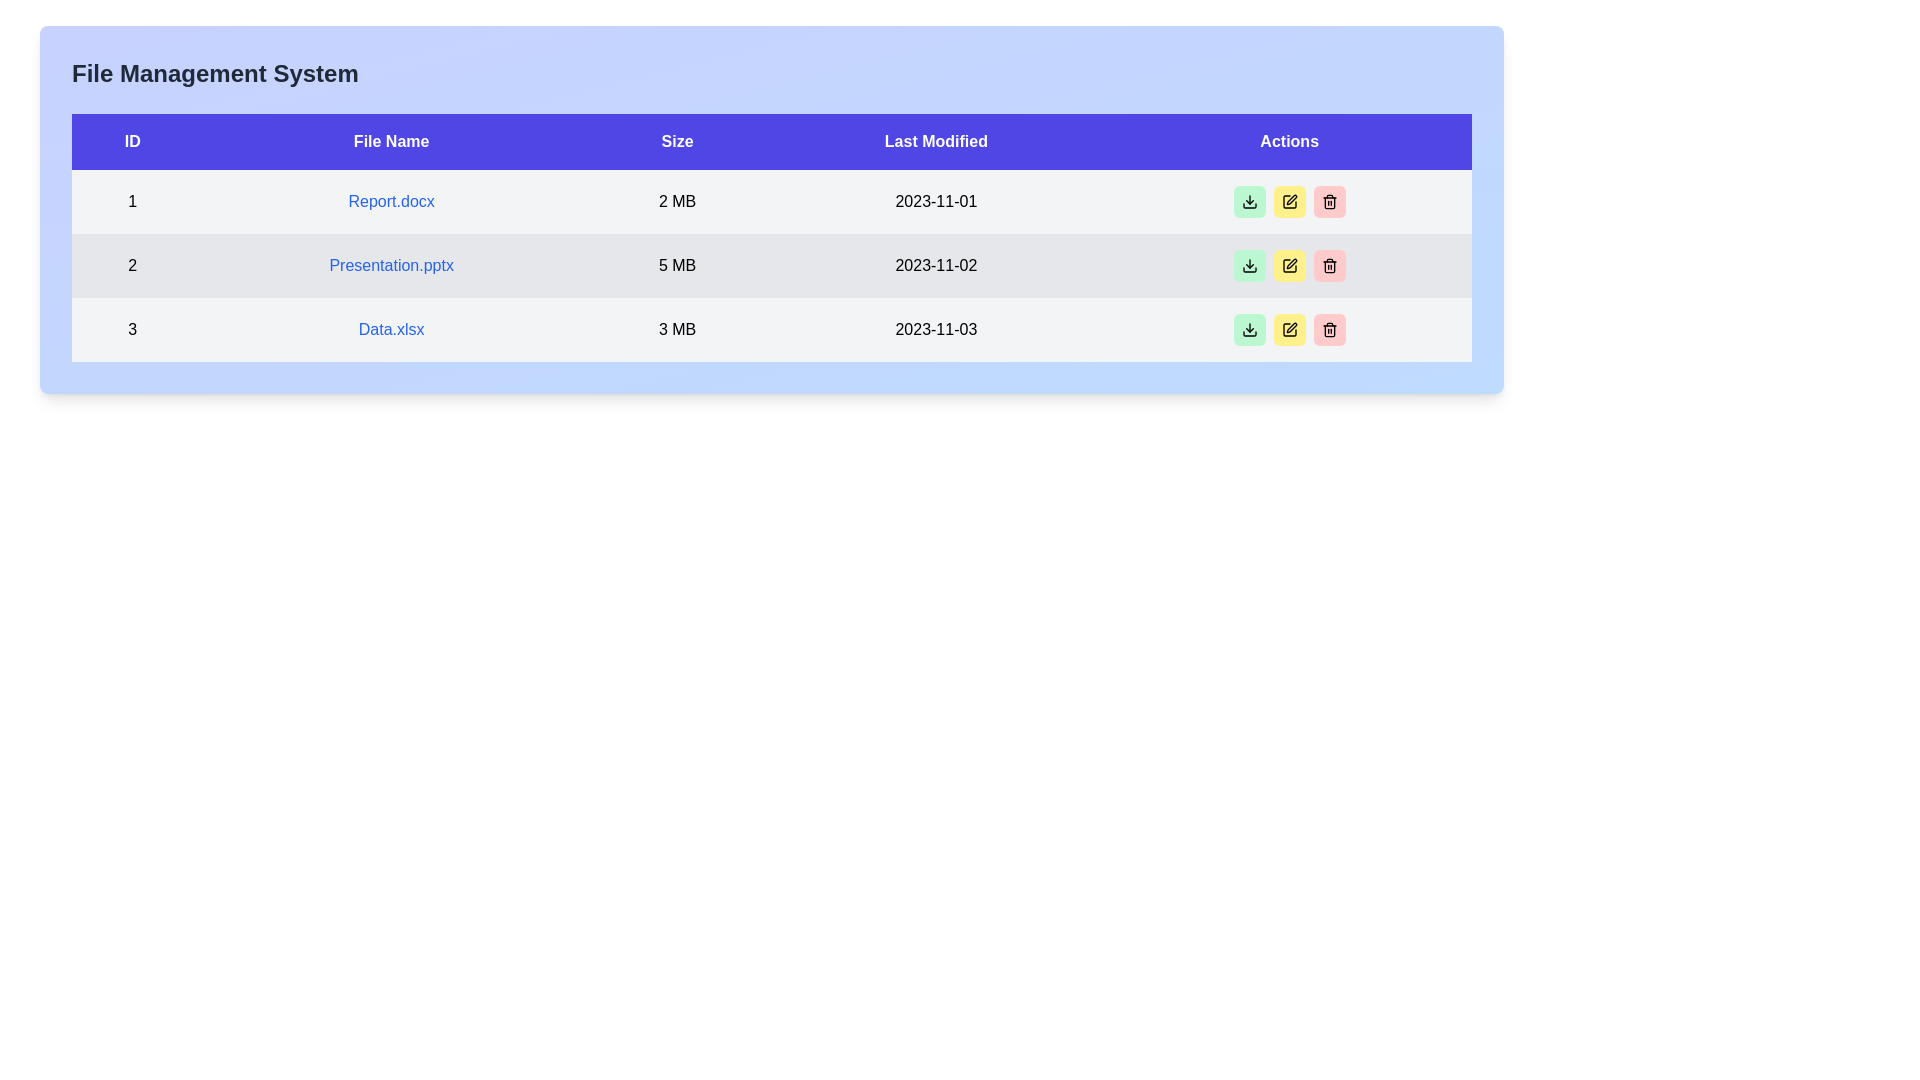 The image size is (1920, 1080). What do you see at coordinates (1329, 201) in the screenshot?
I see `the delete button in the 'Actions' column of the first file ('Report.docx') in the file management table` at bounding box center [1329, 201].